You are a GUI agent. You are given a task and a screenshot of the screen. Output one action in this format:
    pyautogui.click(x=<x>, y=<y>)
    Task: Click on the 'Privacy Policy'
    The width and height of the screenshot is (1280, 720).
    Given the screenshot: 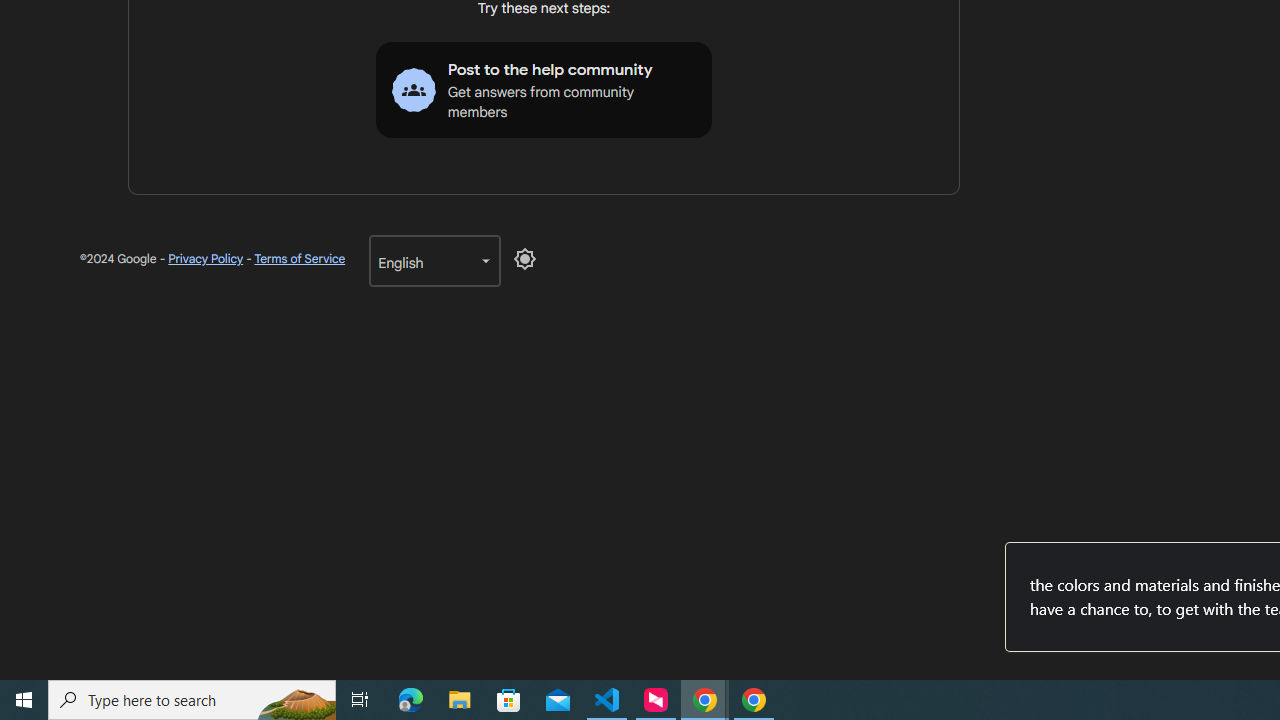 What is the action you would take?
    pyautogui.click(x=206, y=258)
    